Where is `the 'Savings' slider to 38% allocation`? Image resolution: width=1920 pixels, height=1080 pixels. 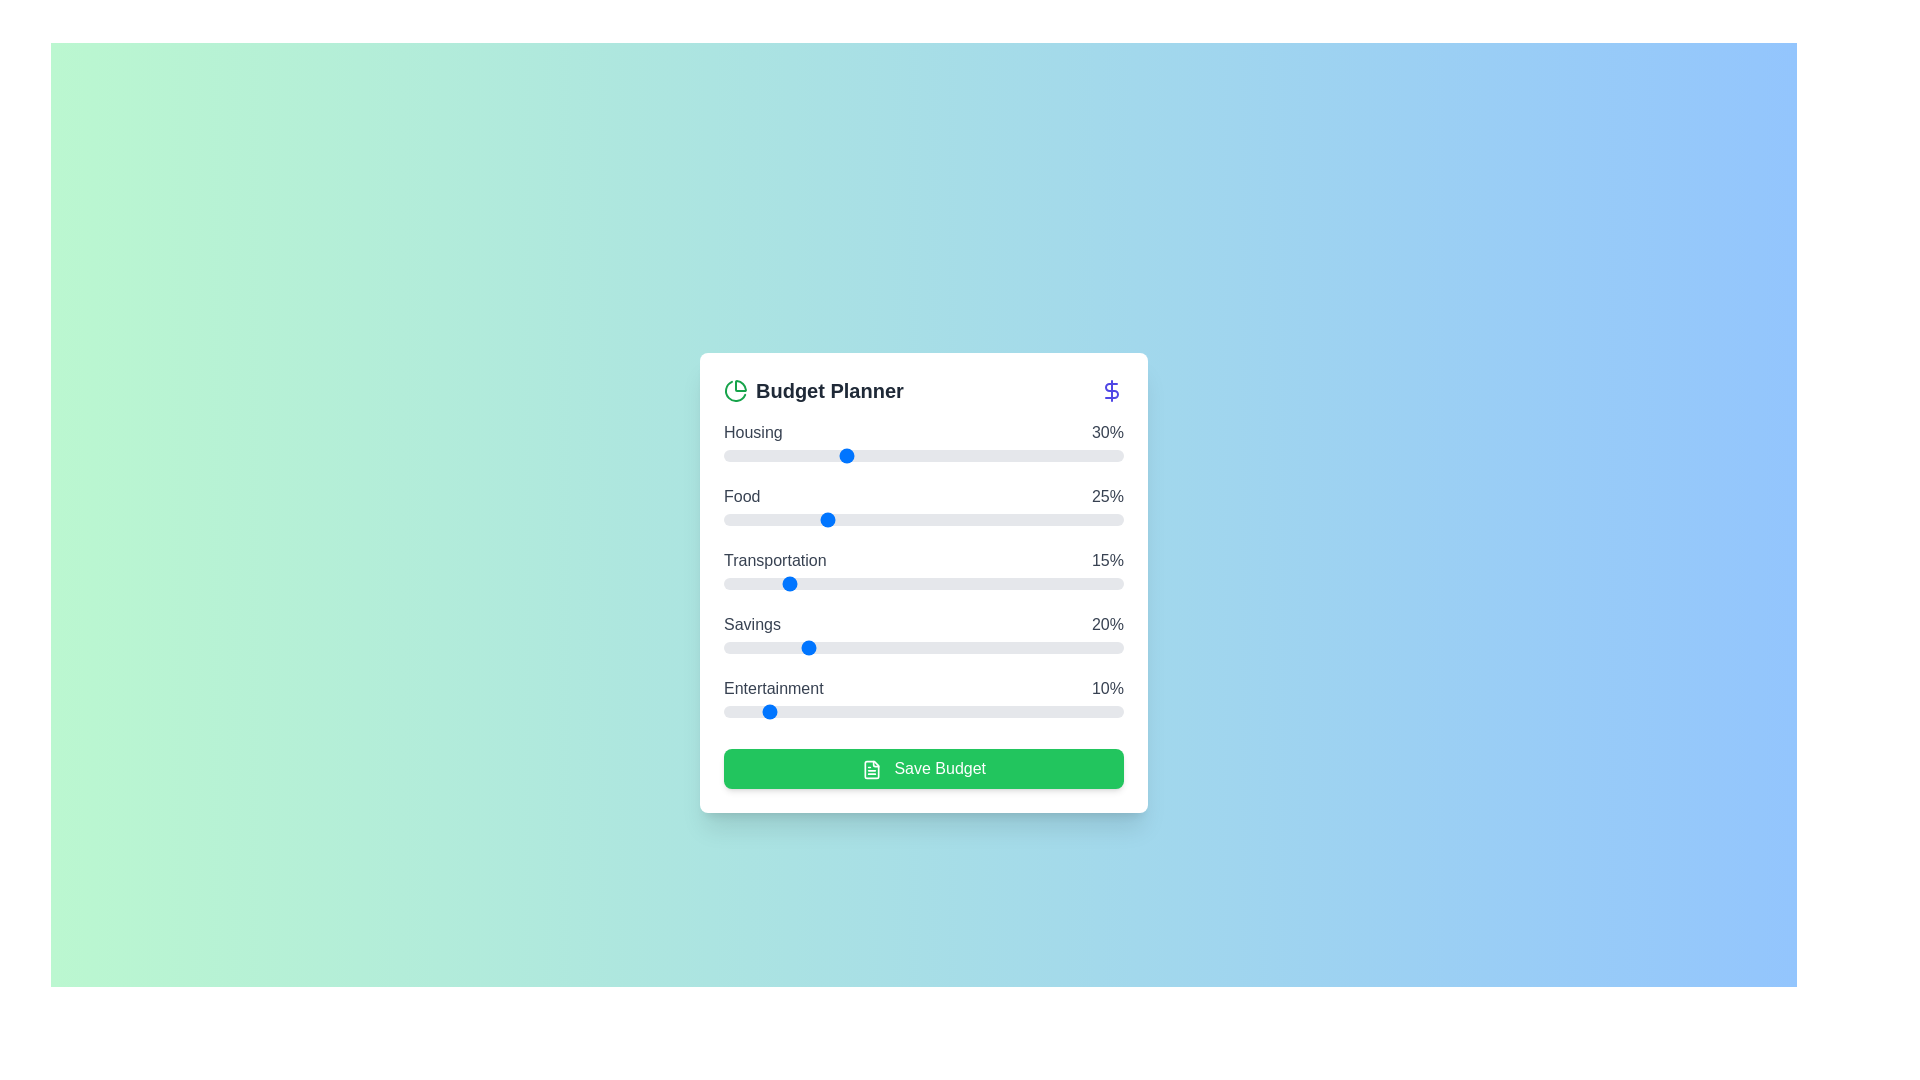 the 'Savings' slider to 38% allocation is located at coordinates (875, 648).